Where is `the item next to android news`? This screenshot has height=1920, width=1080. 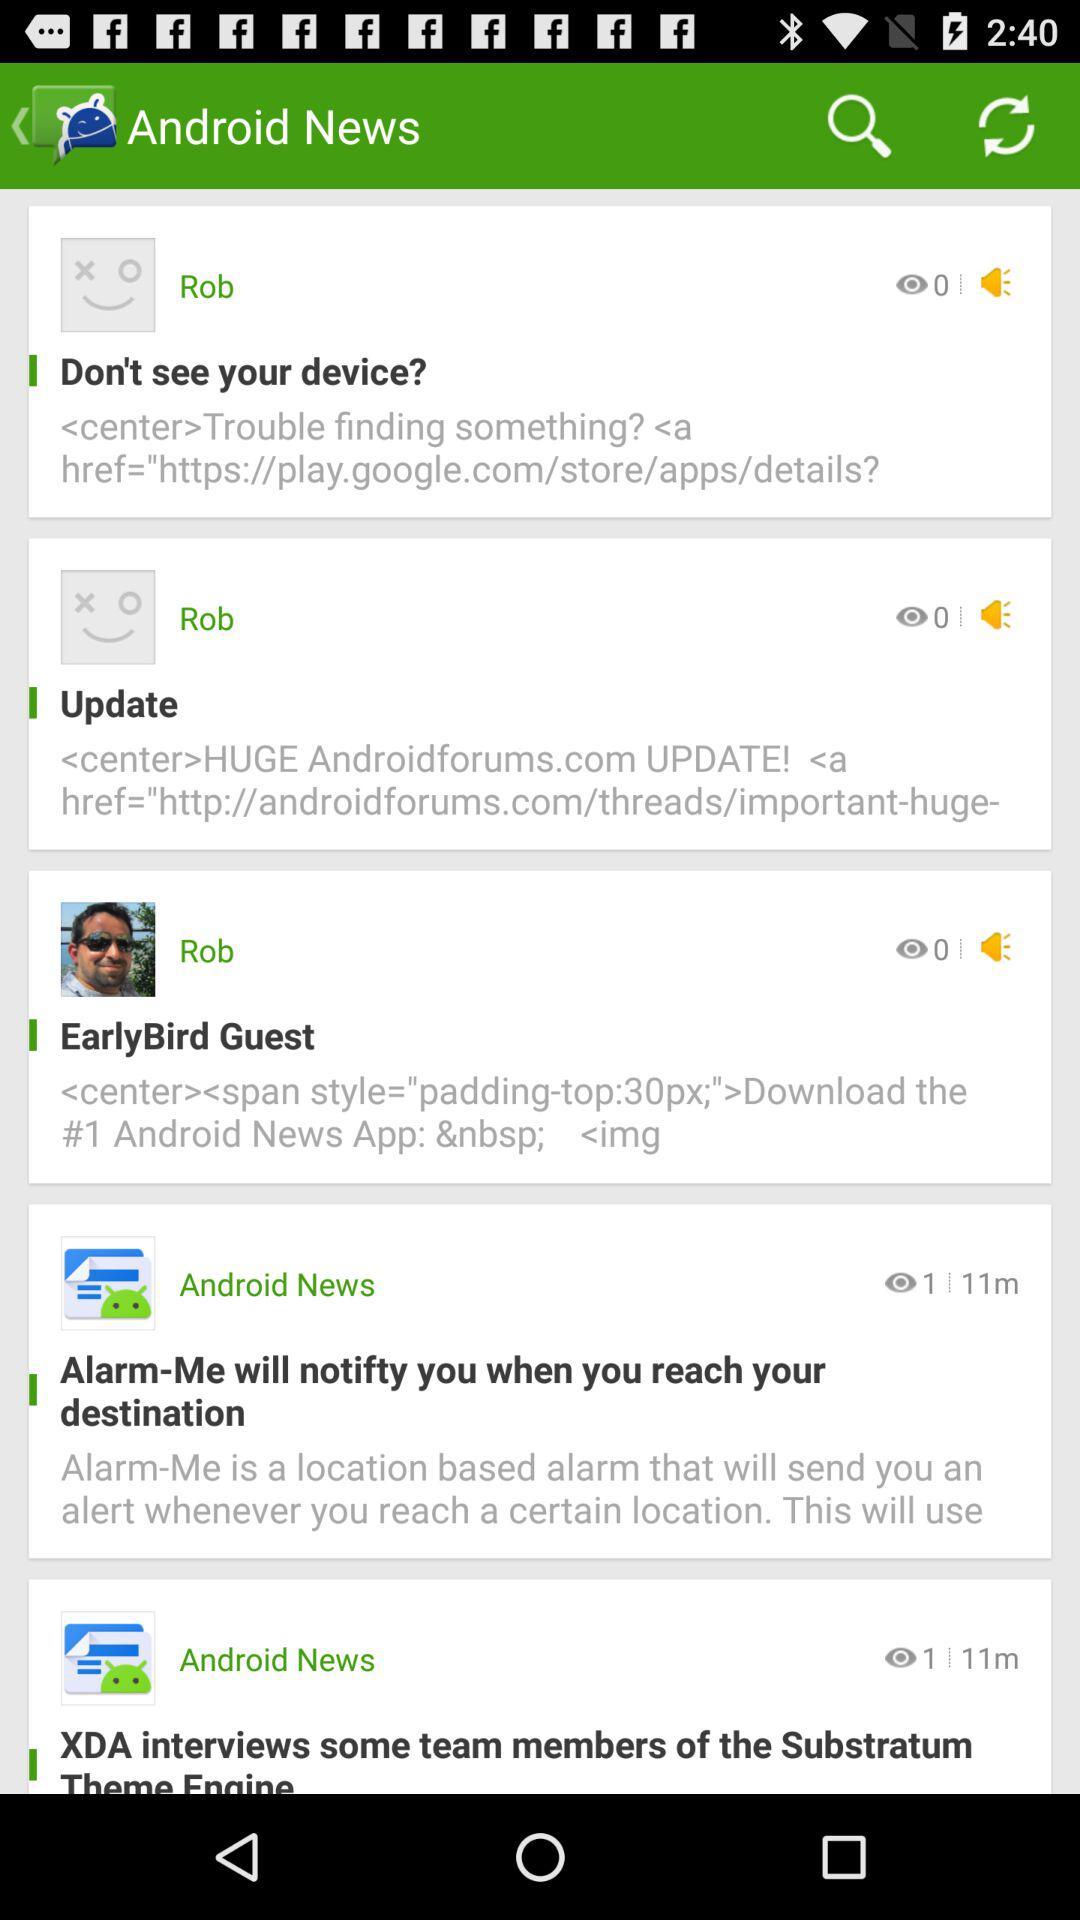
the item next to android news is located at coordinates (858, 124).